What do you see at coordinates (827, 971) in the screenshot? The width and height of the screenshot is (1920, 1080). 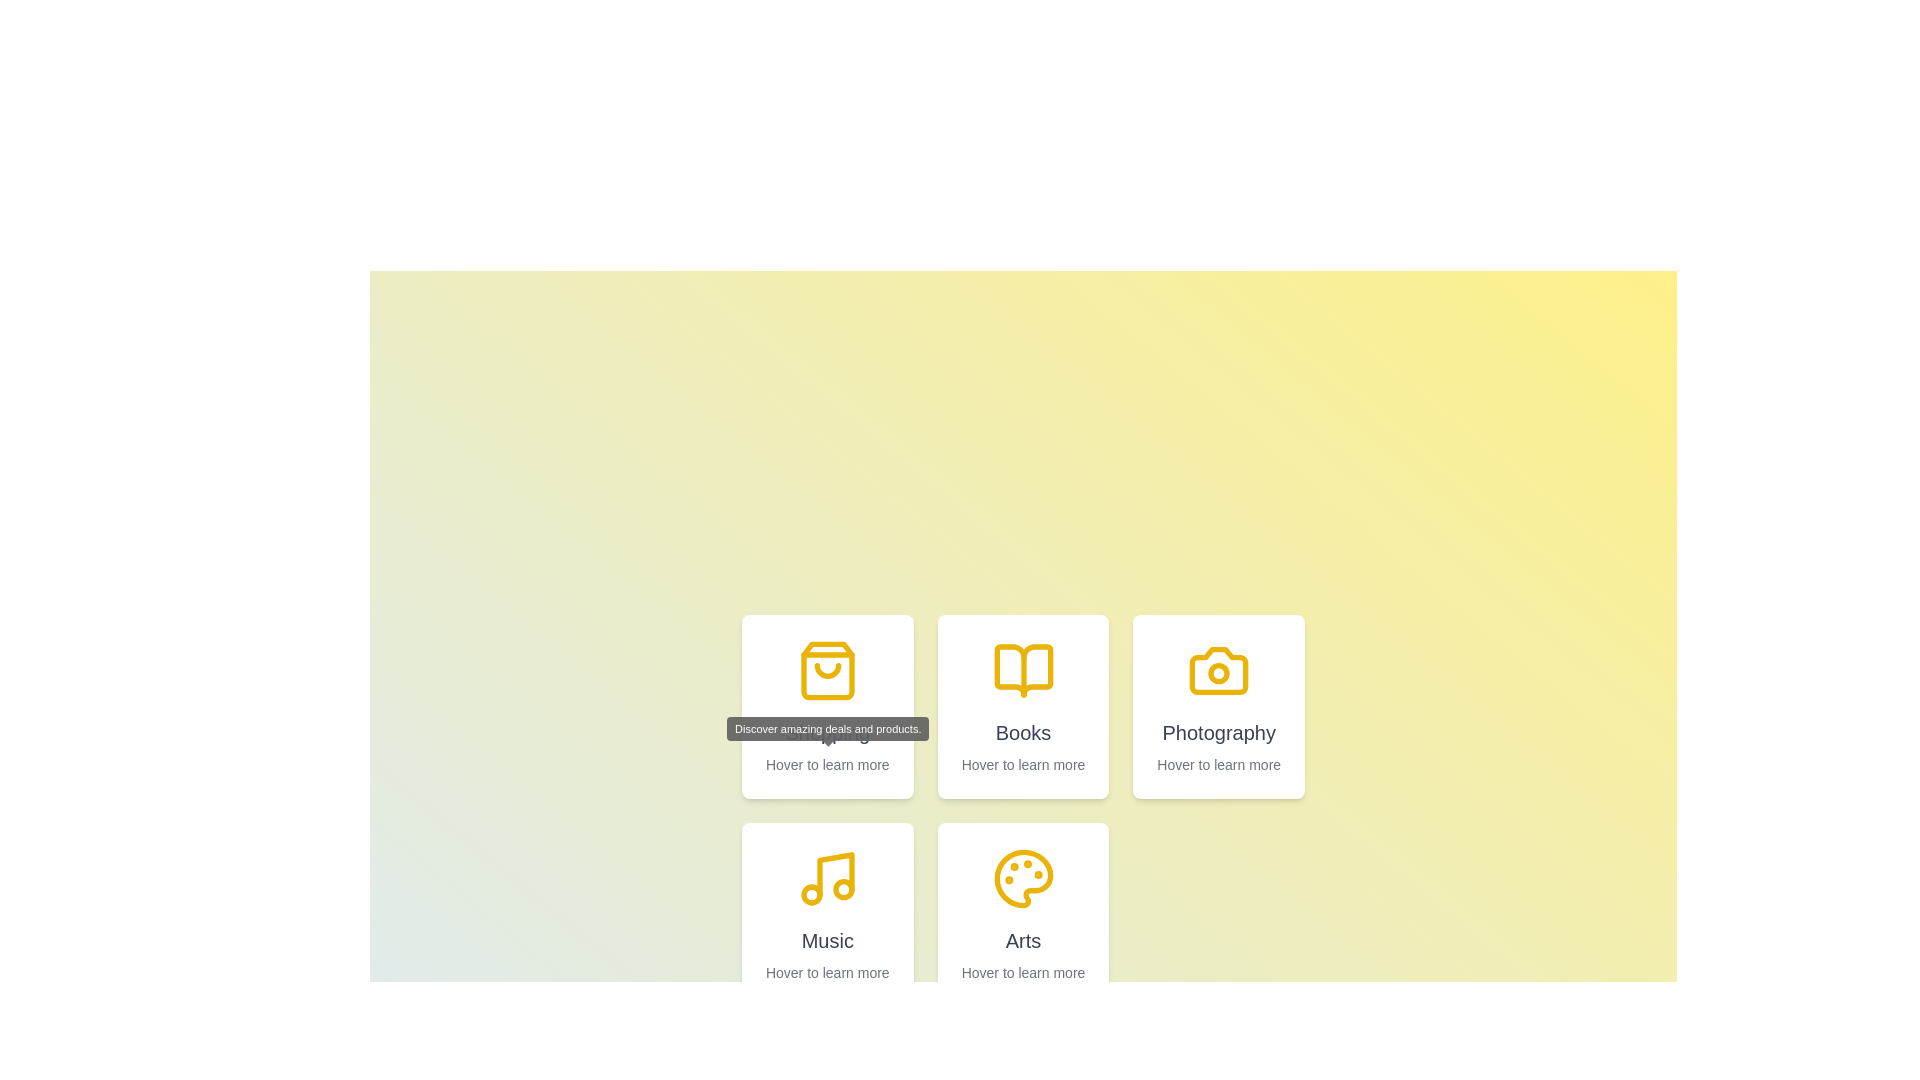 I see `the text label that displays 'Hover to learn more' located at the bottom of the 'Music' card` at bounding box center [827, 971].